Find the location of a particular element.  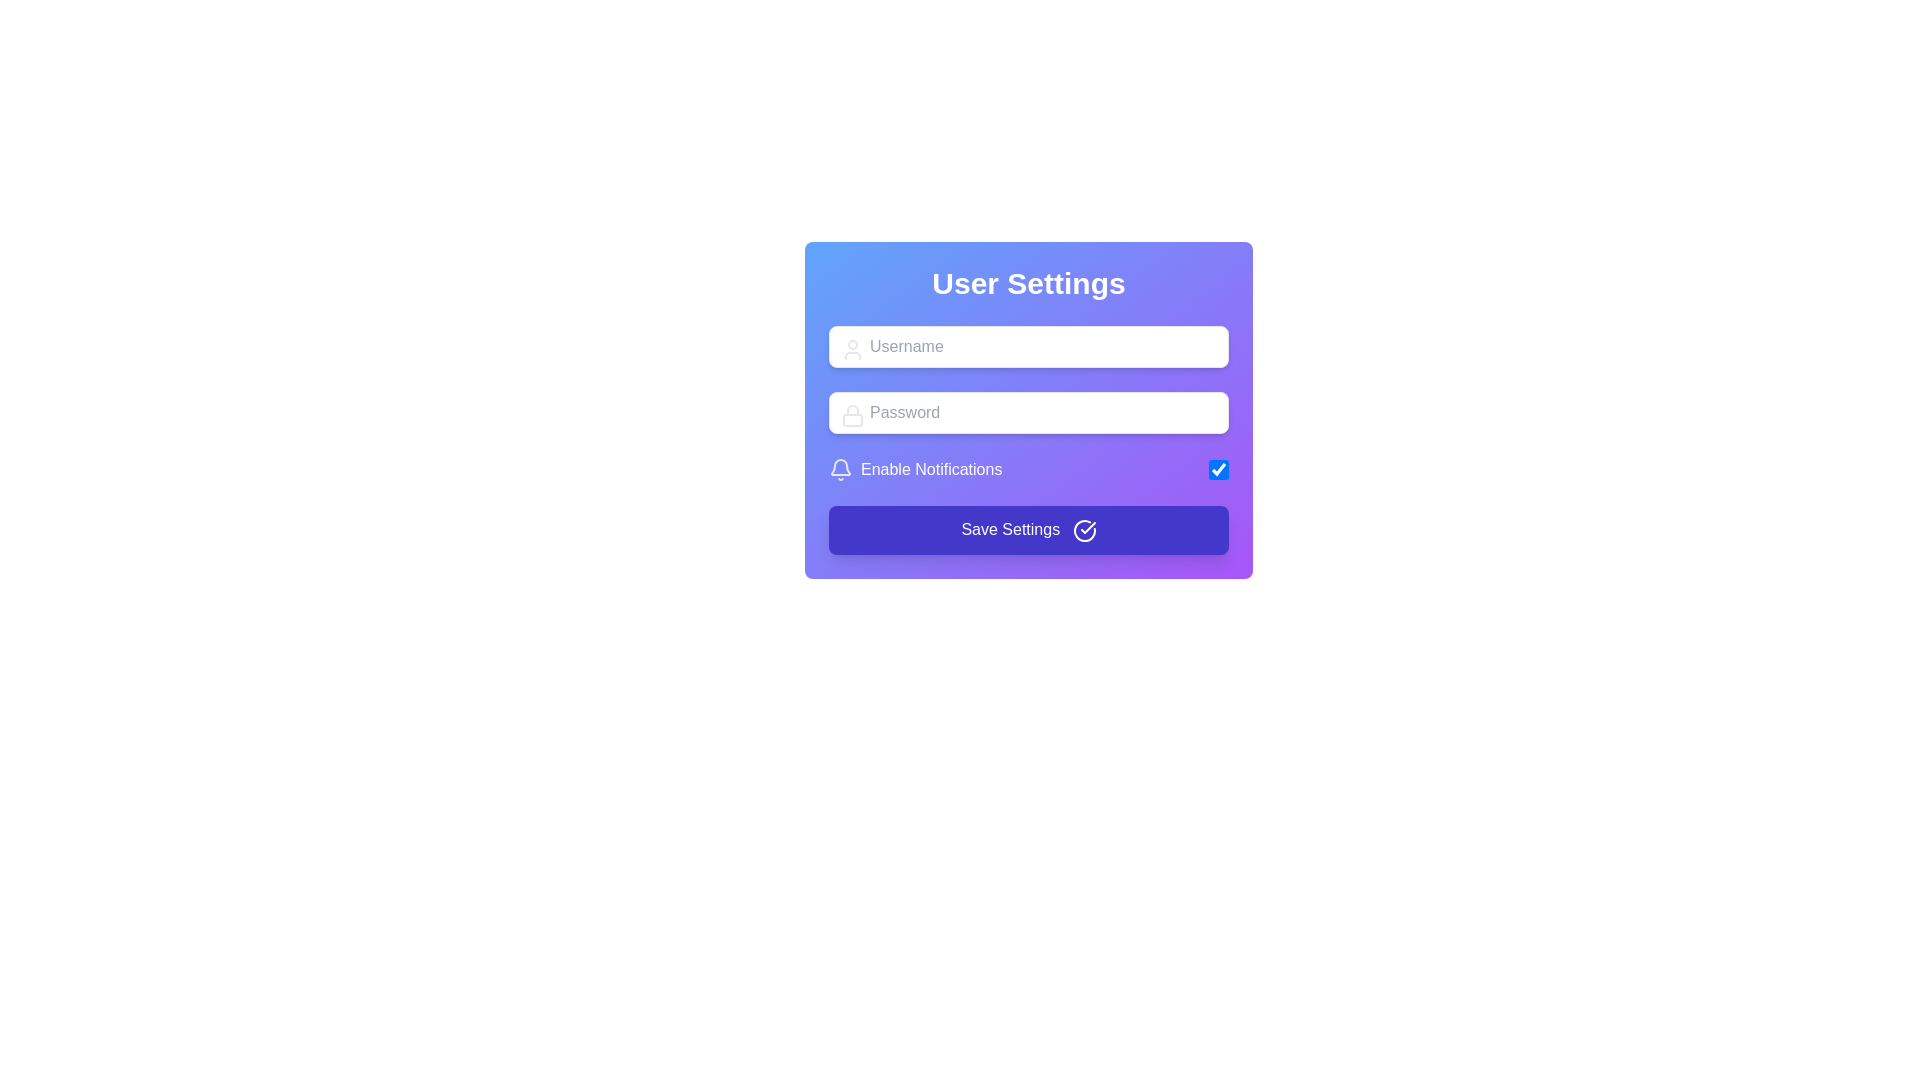

text label that describes the checkbox to its right, providing context for the adjacent elements in the User Settings modal is located at coordinates (930, 470).